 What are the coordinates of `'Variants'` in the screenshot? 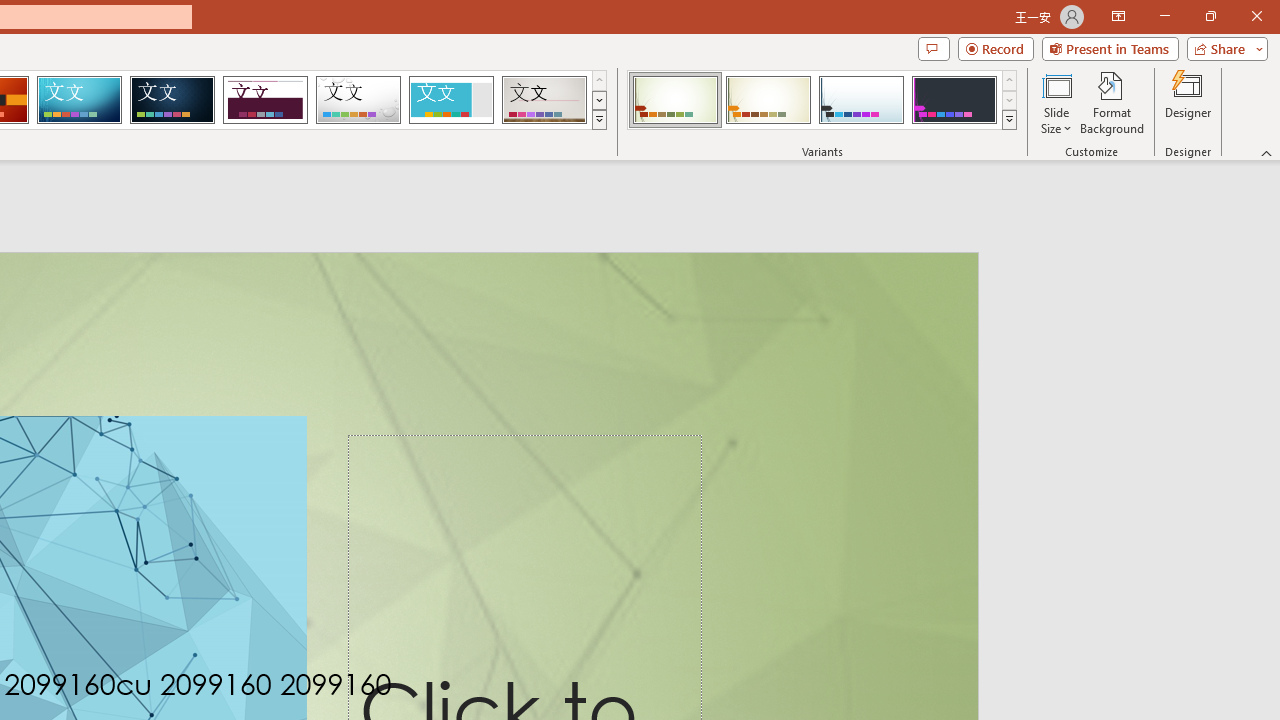 It's located at (1009, 120).